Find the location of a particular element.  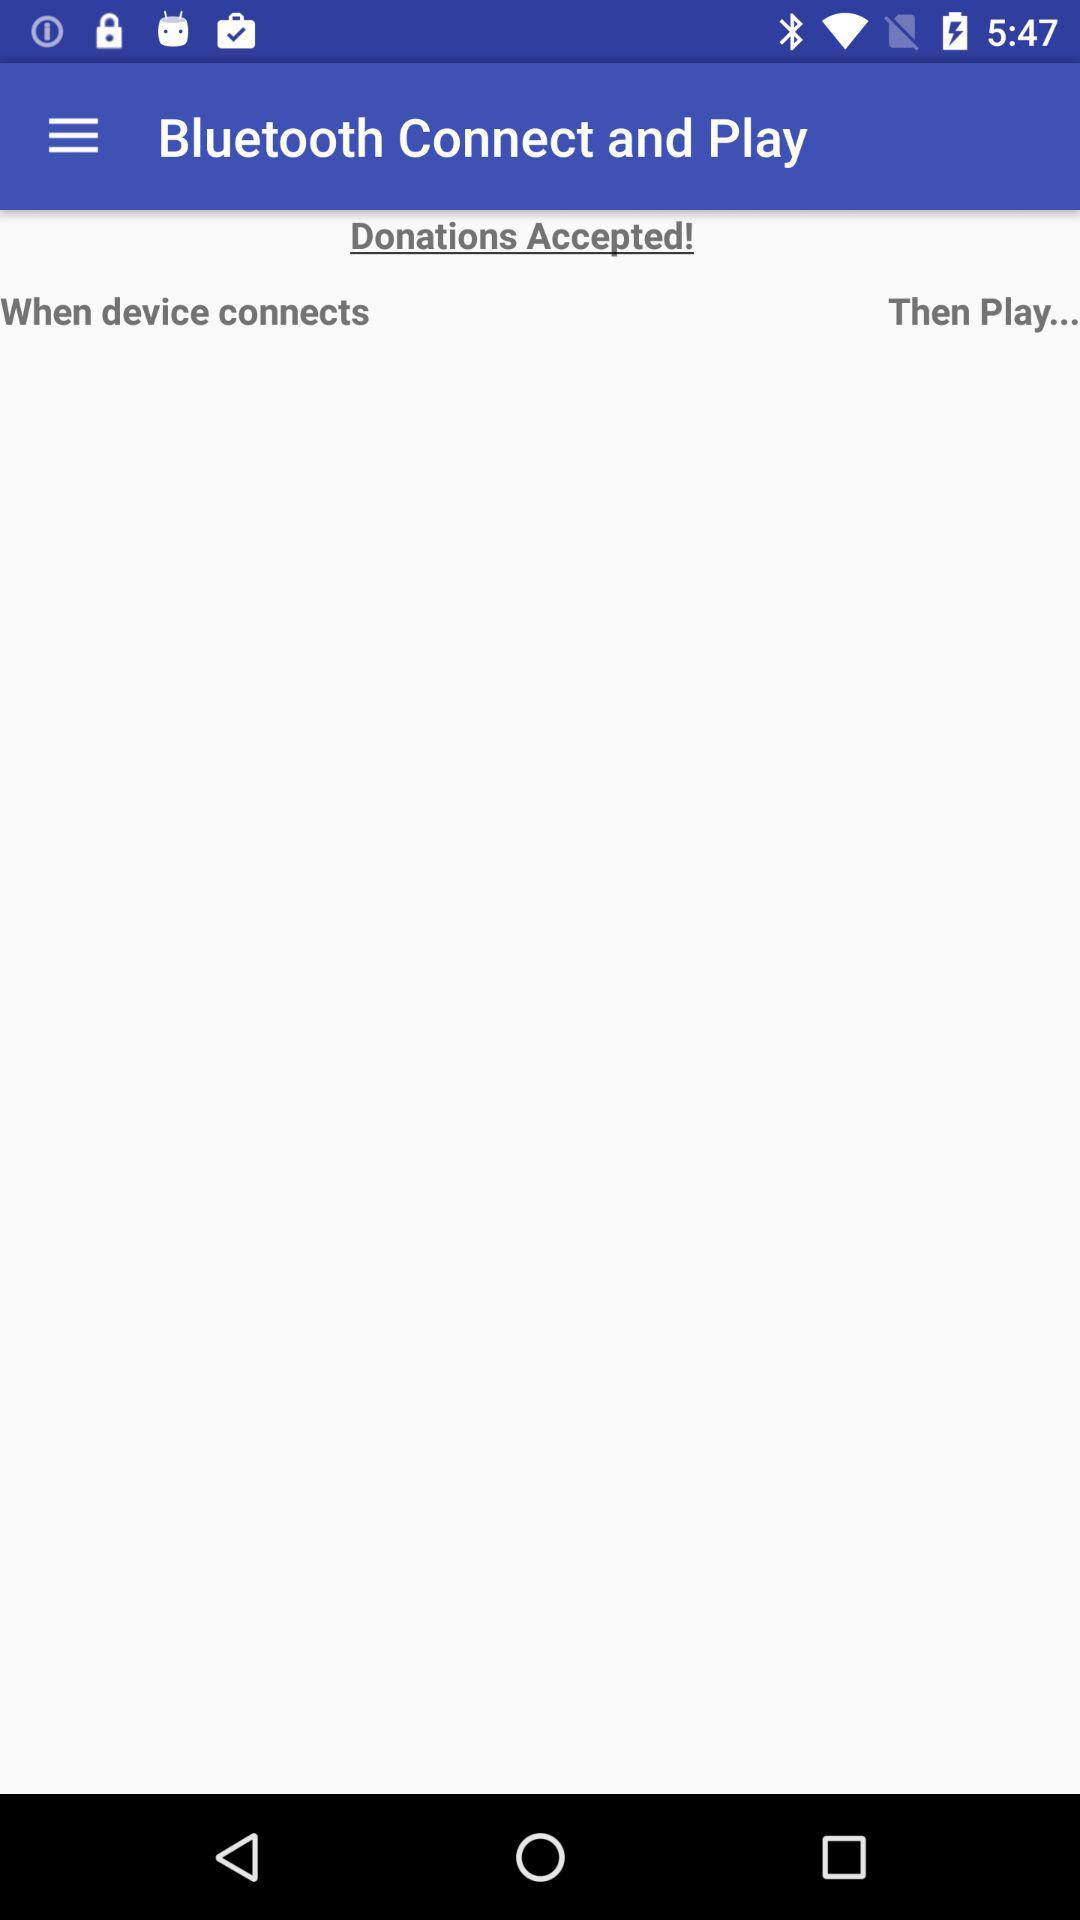

the item to the left of bluetooth connect and icon is located at coordinates (72, 135).